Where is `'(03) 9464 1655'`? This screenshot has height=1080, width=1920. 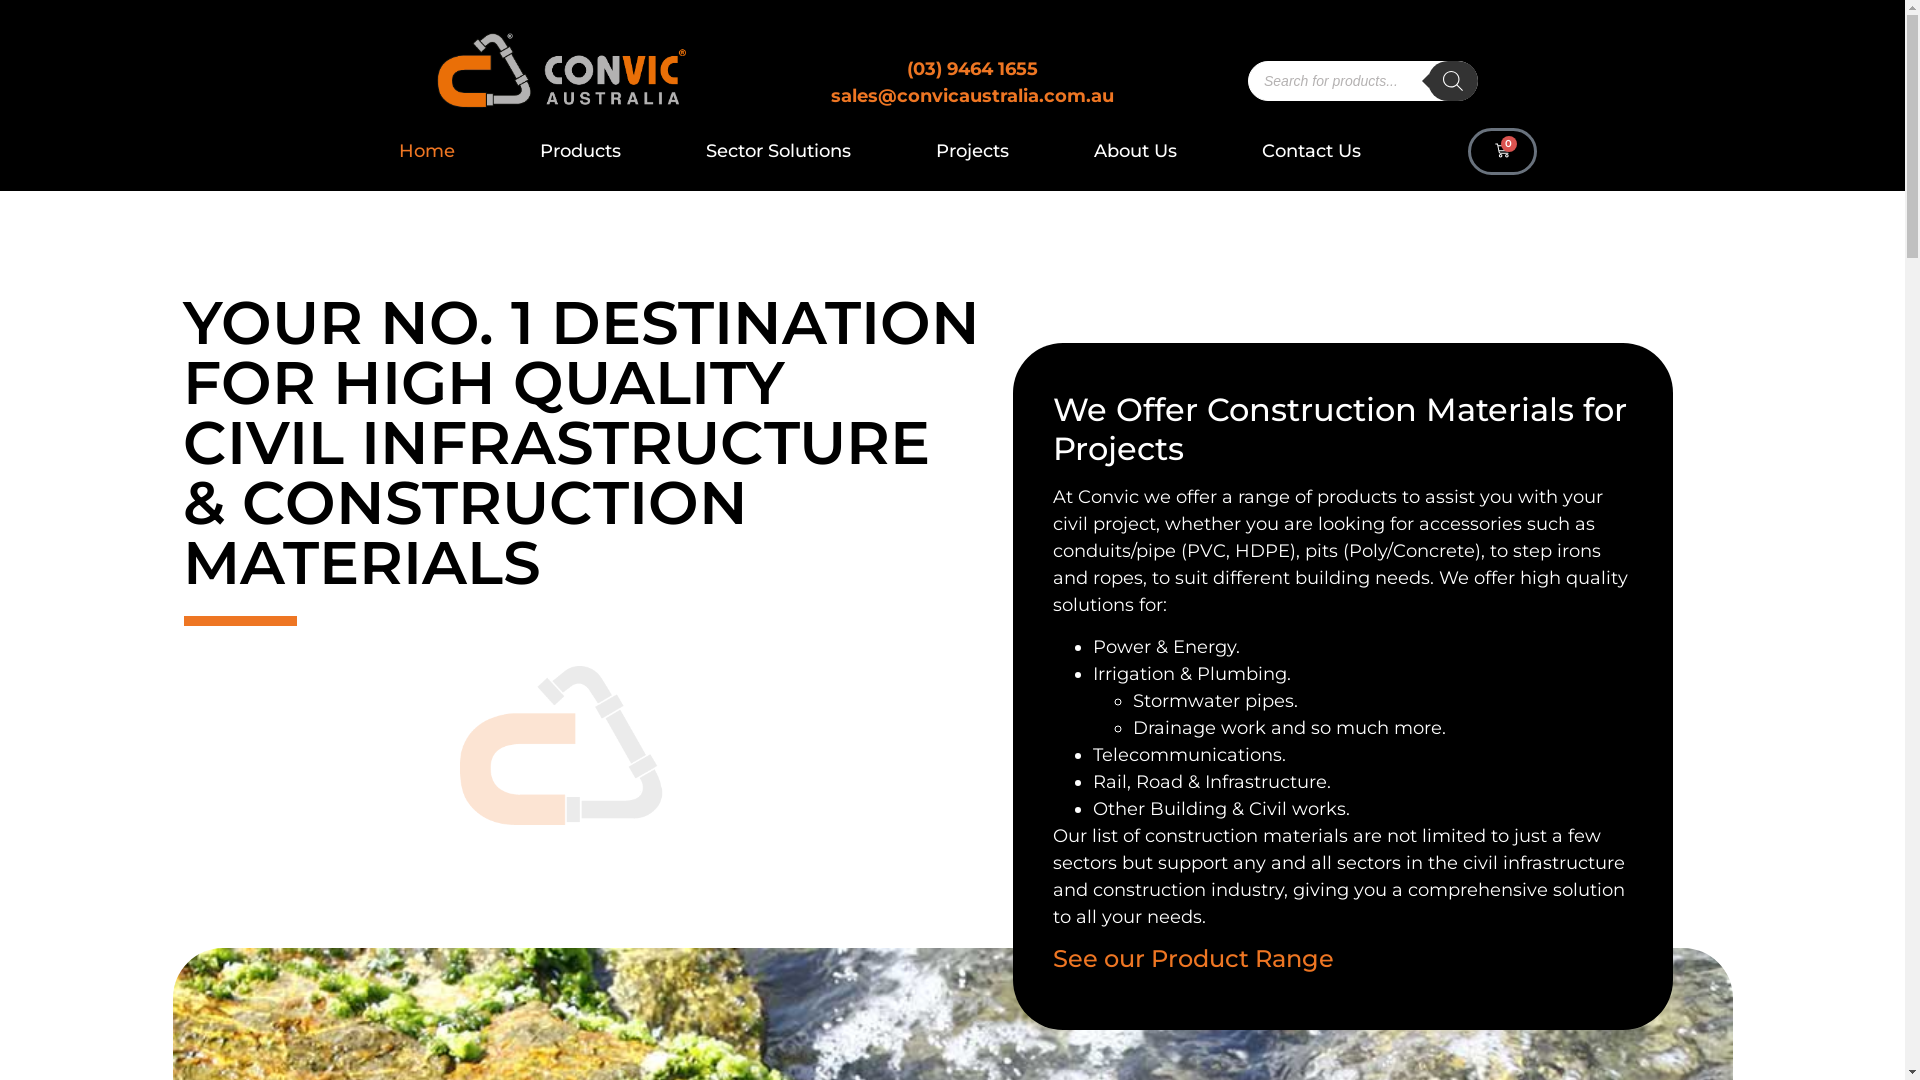
'(03) 9464 1655' is located at coordinates (971, 68).